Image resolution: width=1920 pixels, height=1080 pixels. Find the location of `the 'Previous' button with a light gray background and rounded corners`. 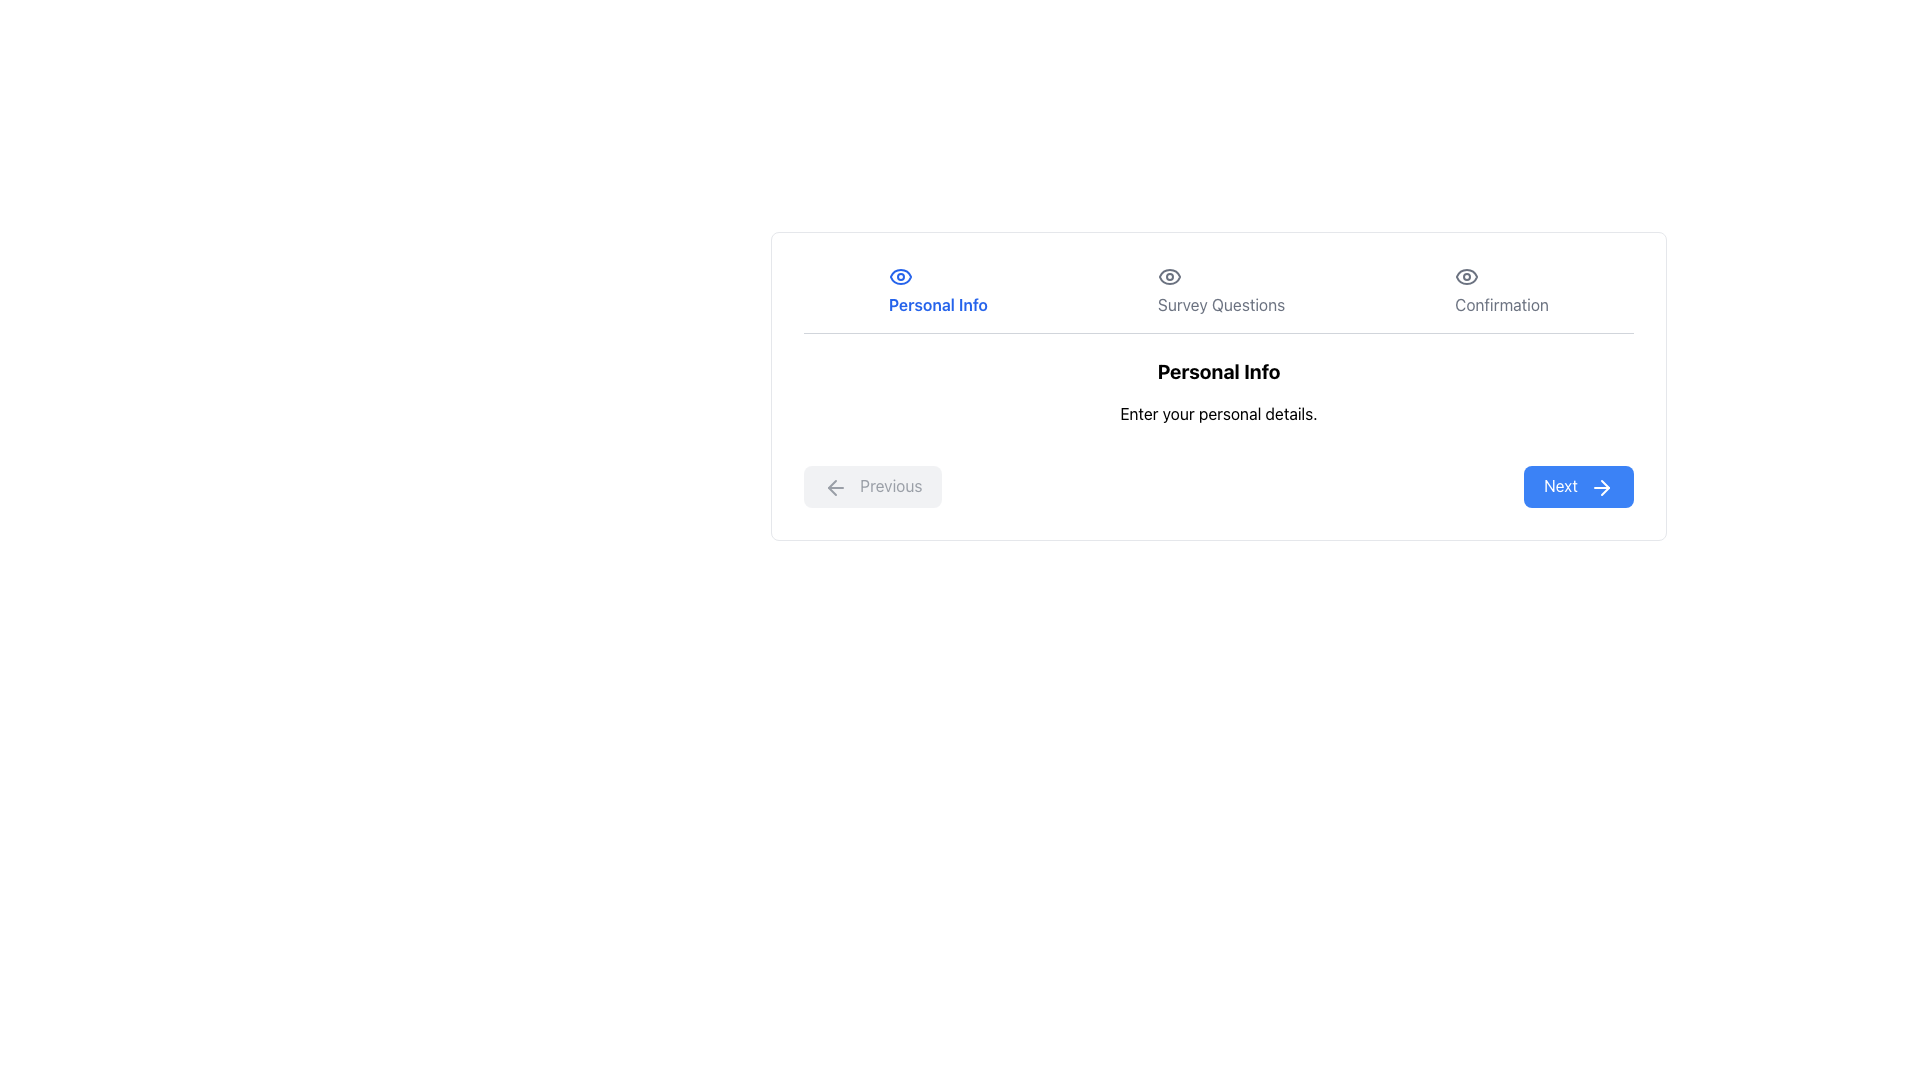

the 'Previous' button with a light gray background and rounded corners is located at coordinates (873, 486).